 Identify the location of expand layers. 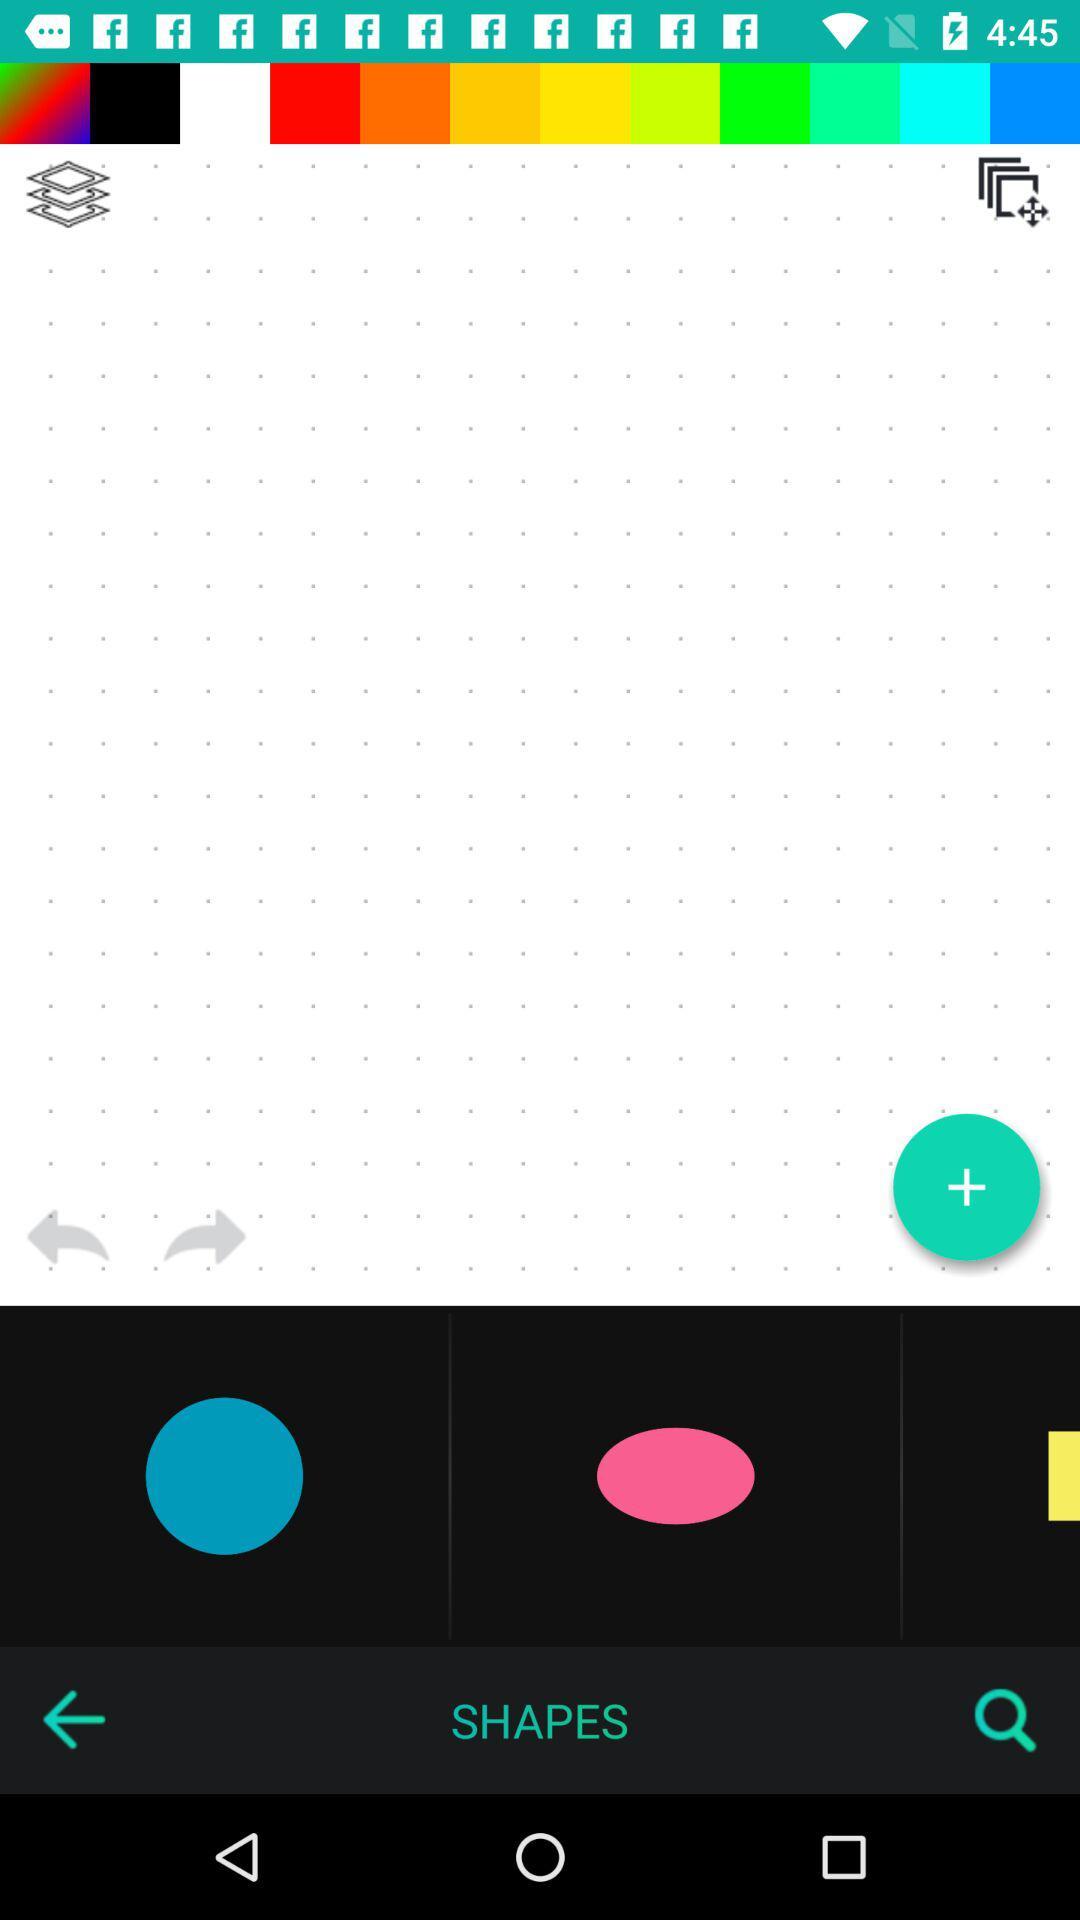
(67, 194).